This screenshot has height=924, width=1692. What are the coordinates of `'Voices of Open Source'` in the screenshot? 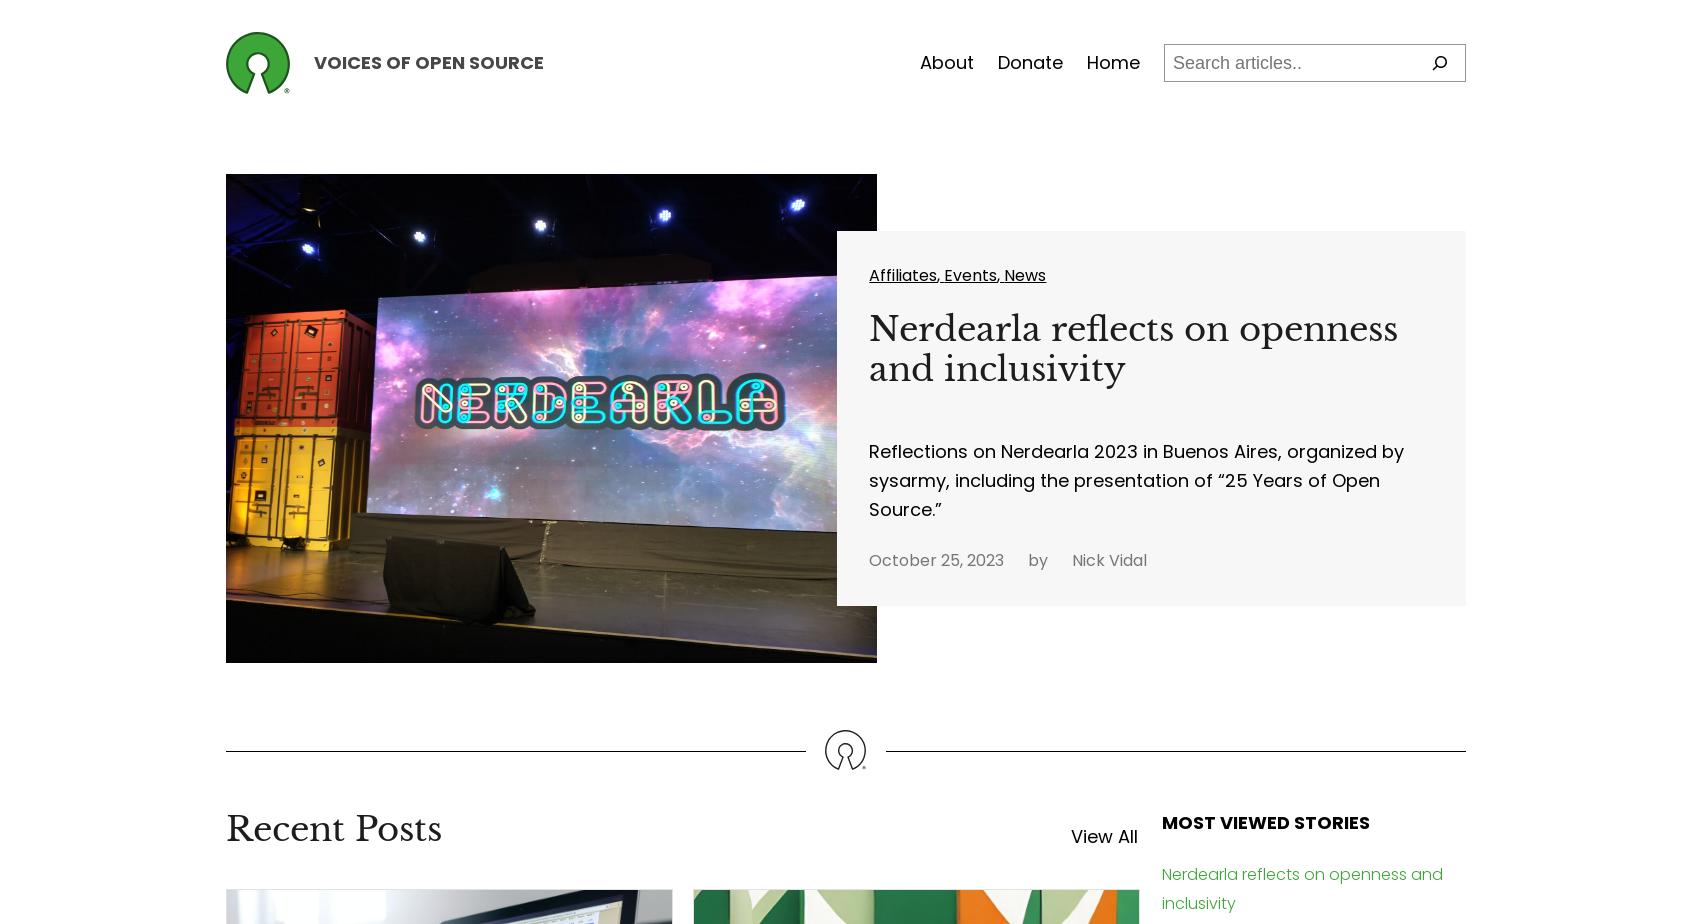 It's located at (427, 61).